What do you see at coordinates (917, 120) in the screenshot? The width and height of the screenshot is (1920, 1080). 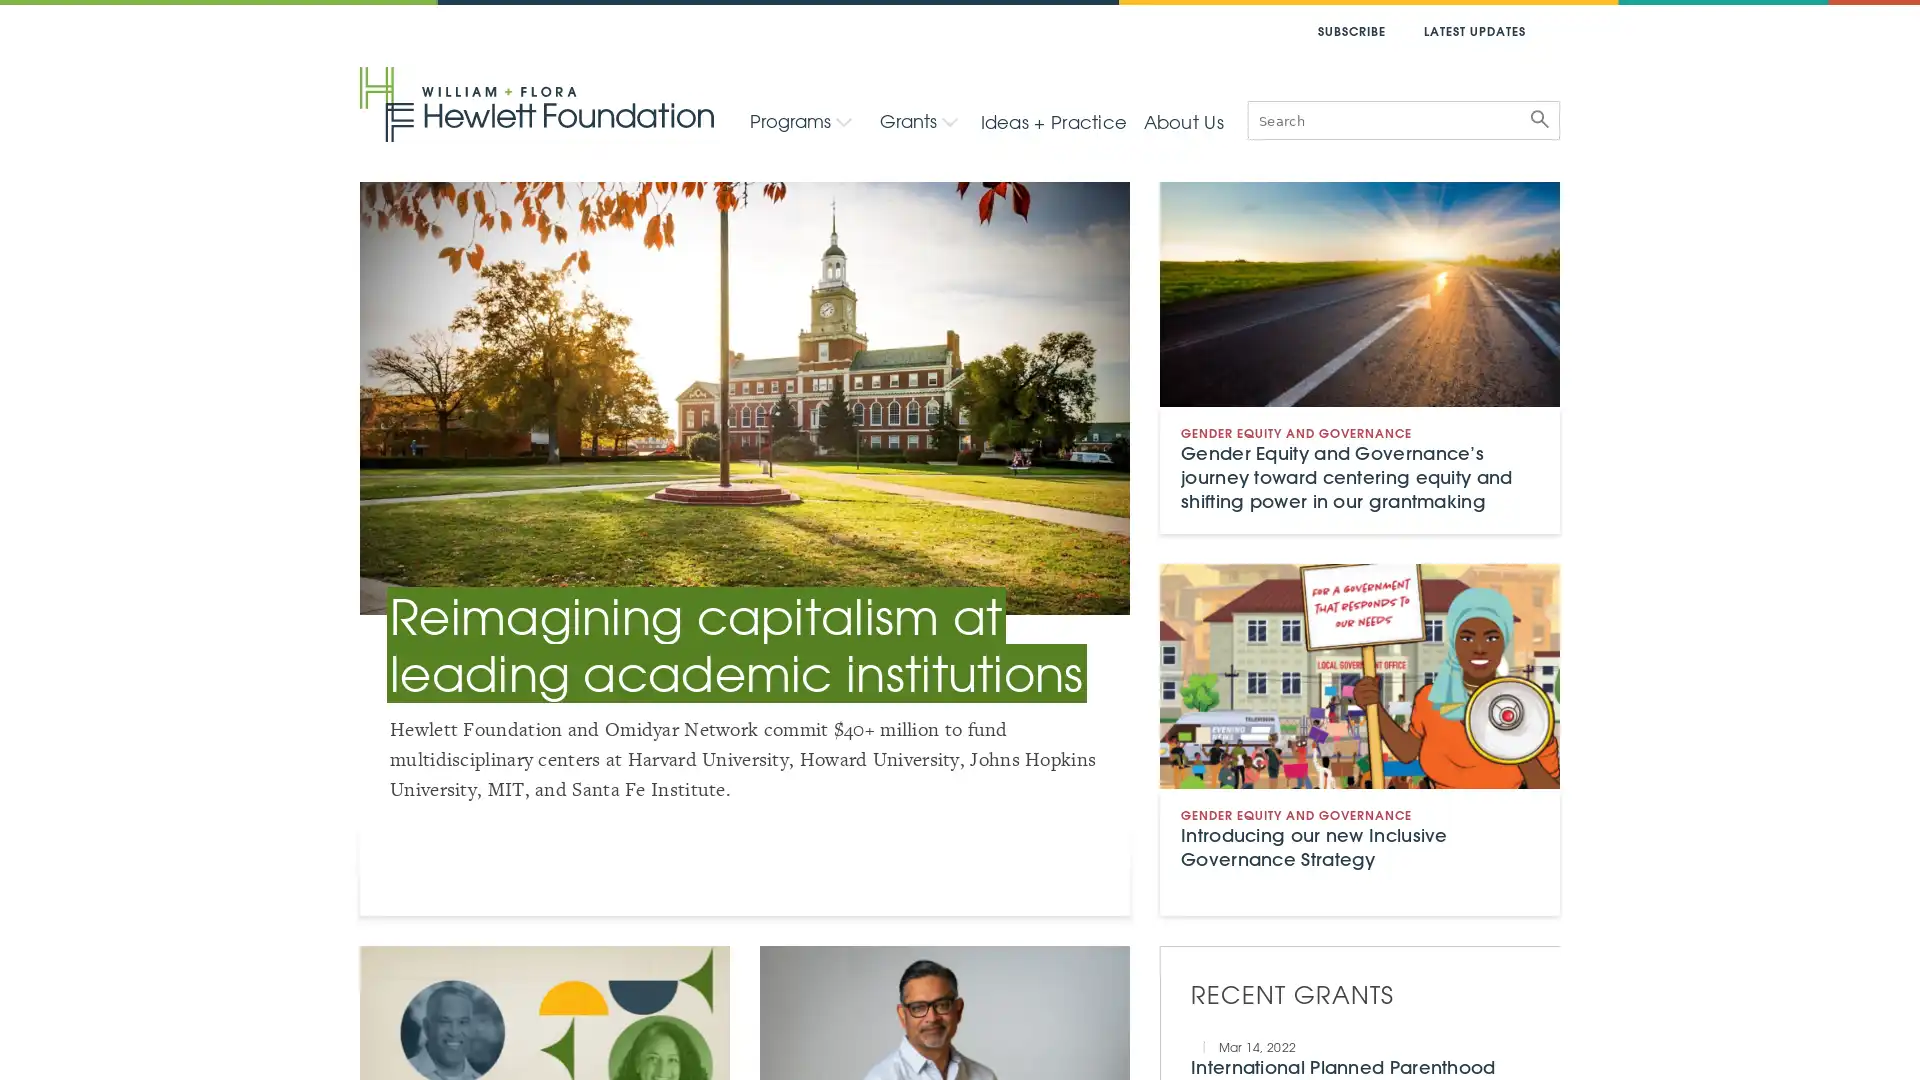 I see `Grants` at bounding box center [917, 120].